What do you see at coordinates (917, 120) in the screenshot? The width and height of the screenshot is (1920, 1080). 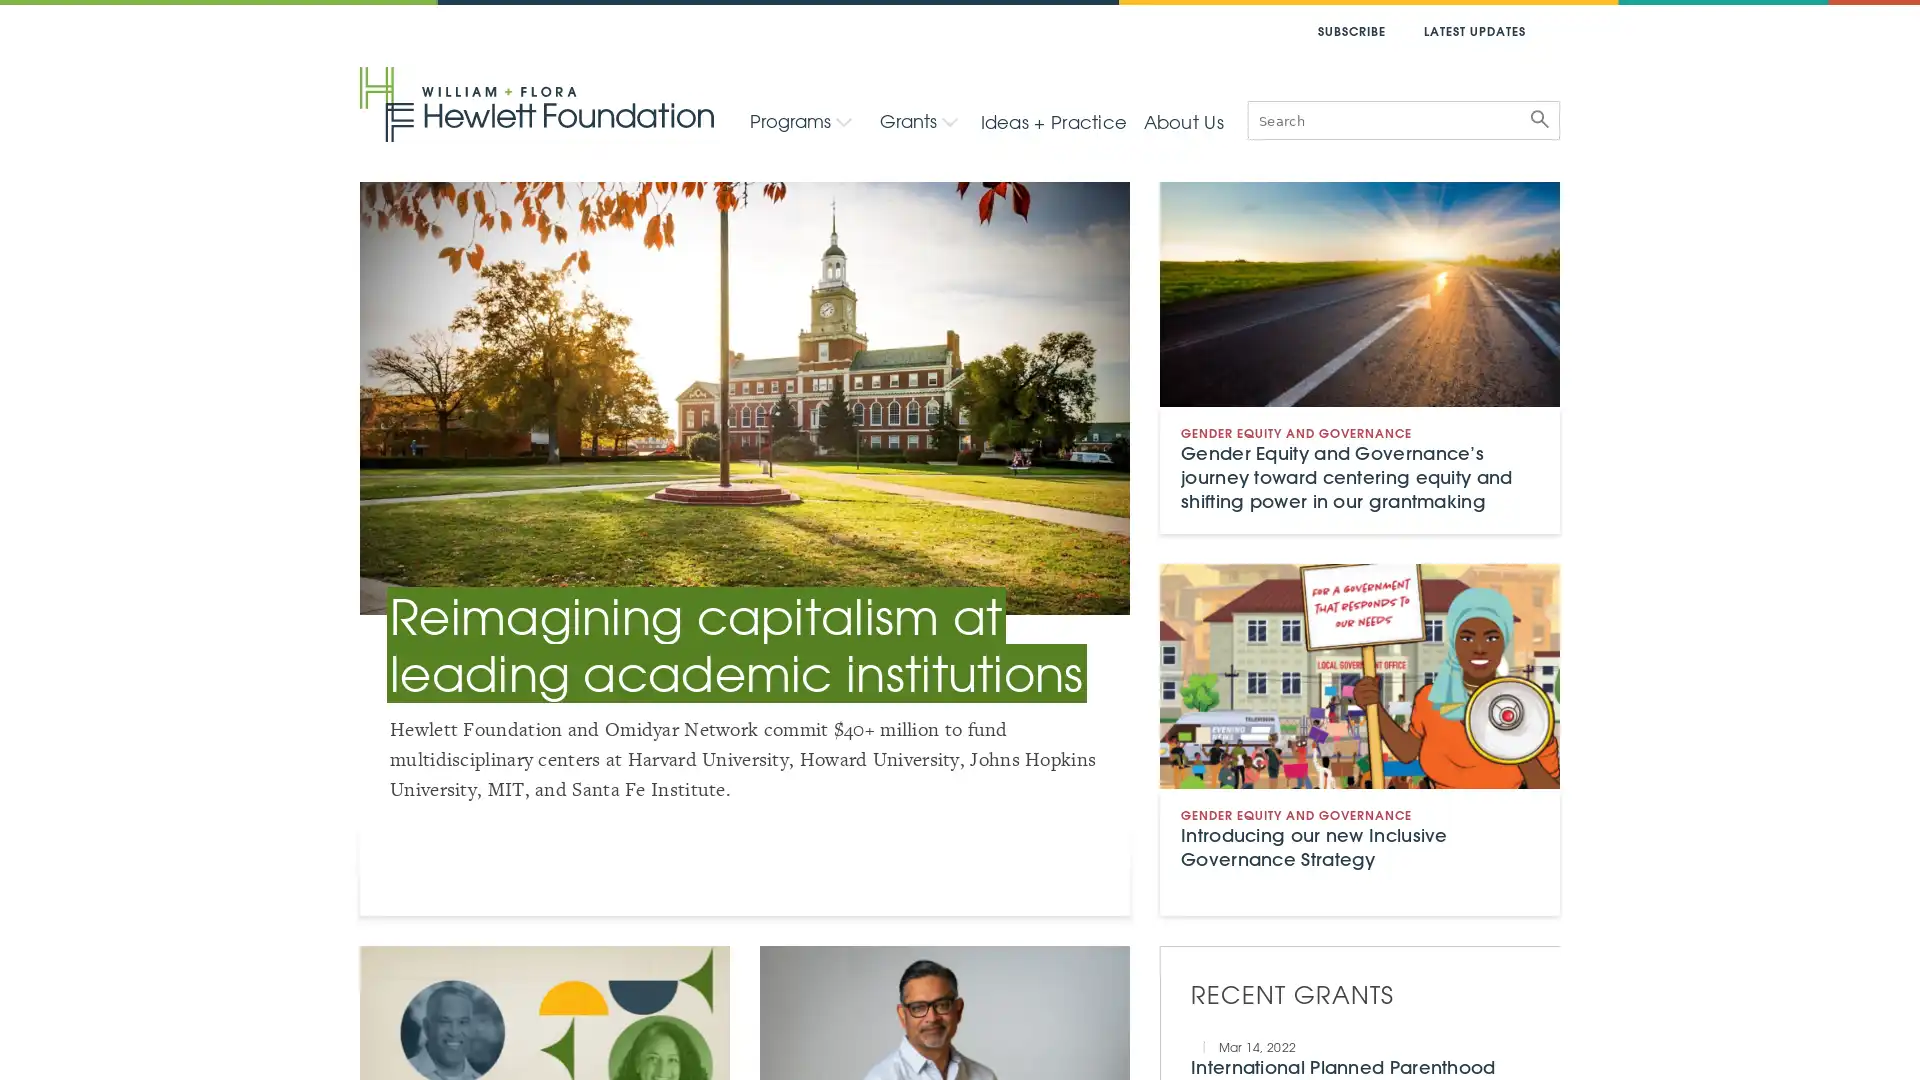 I see `Grants` at bounding box center [917, 120].